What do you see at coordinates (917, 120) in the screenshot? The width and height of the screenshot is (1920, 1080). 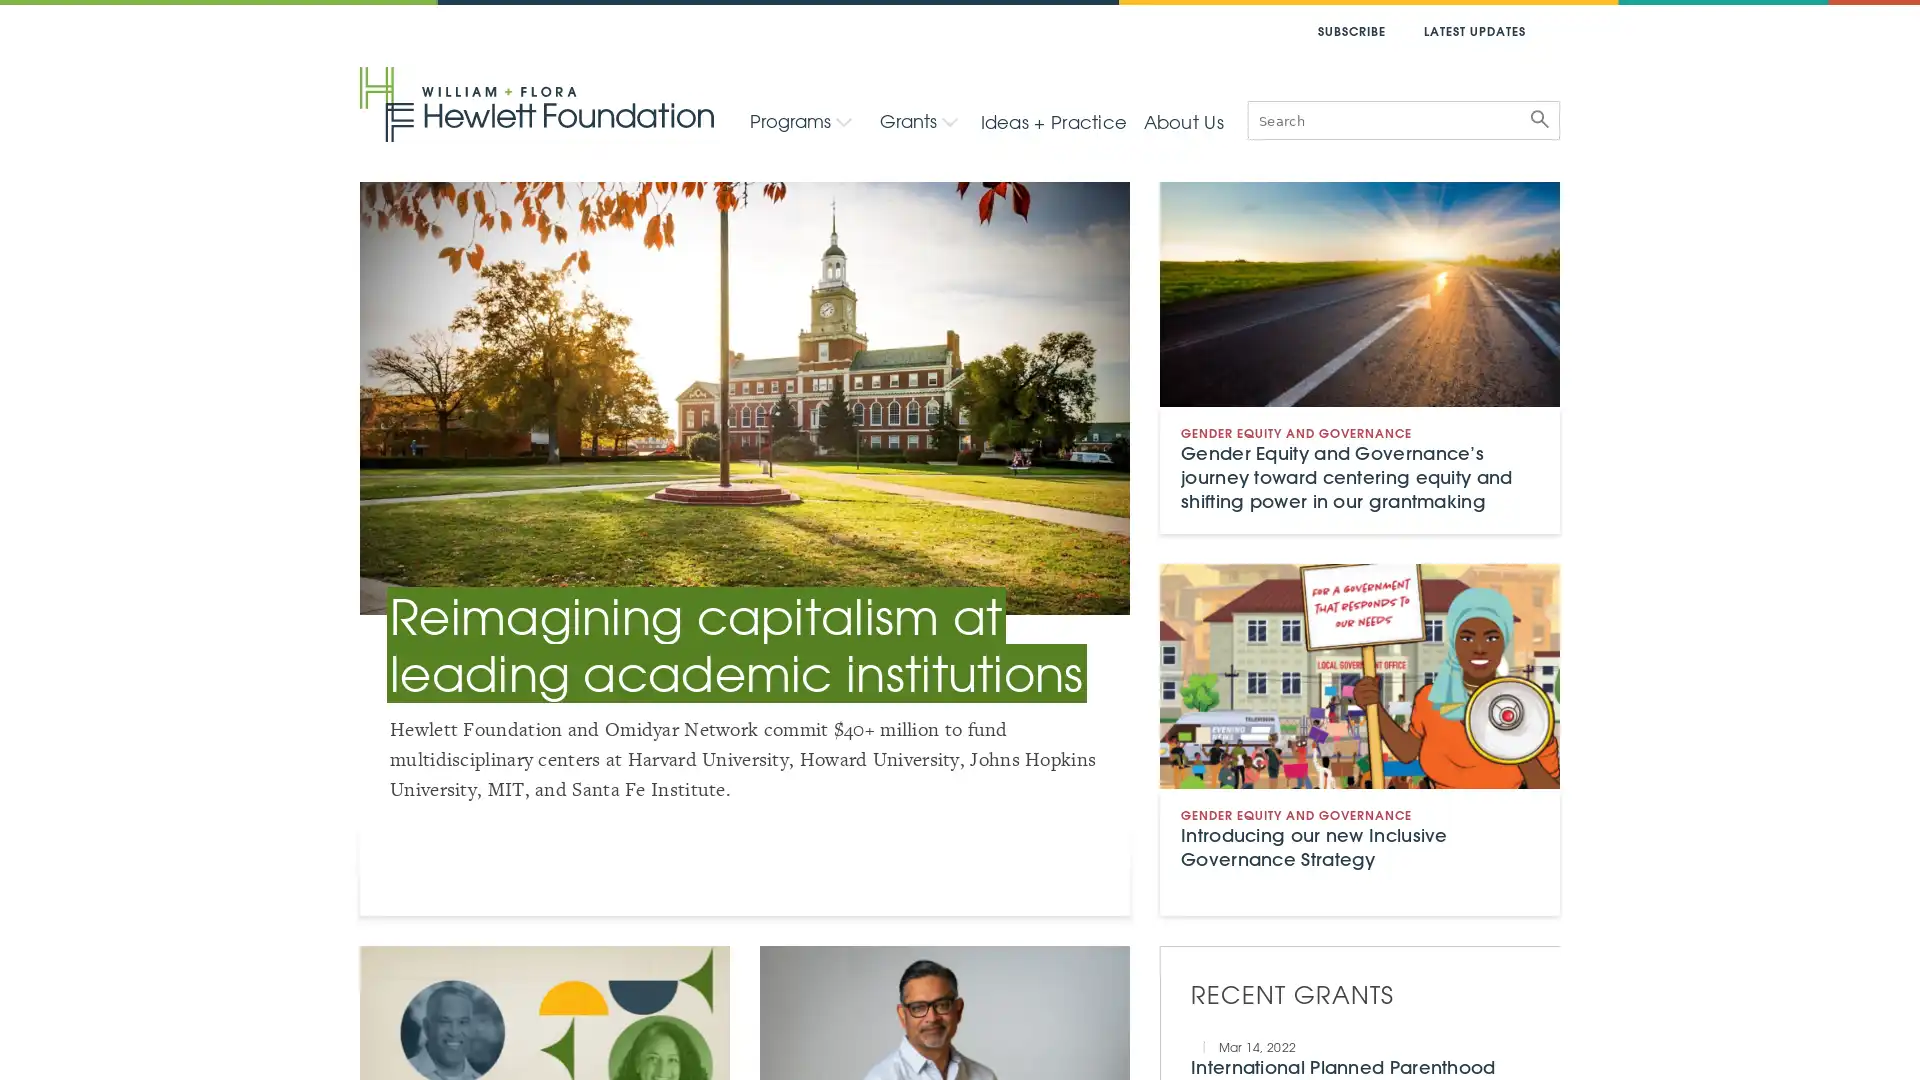 I see `Grants` at bounding box center [917, 120].